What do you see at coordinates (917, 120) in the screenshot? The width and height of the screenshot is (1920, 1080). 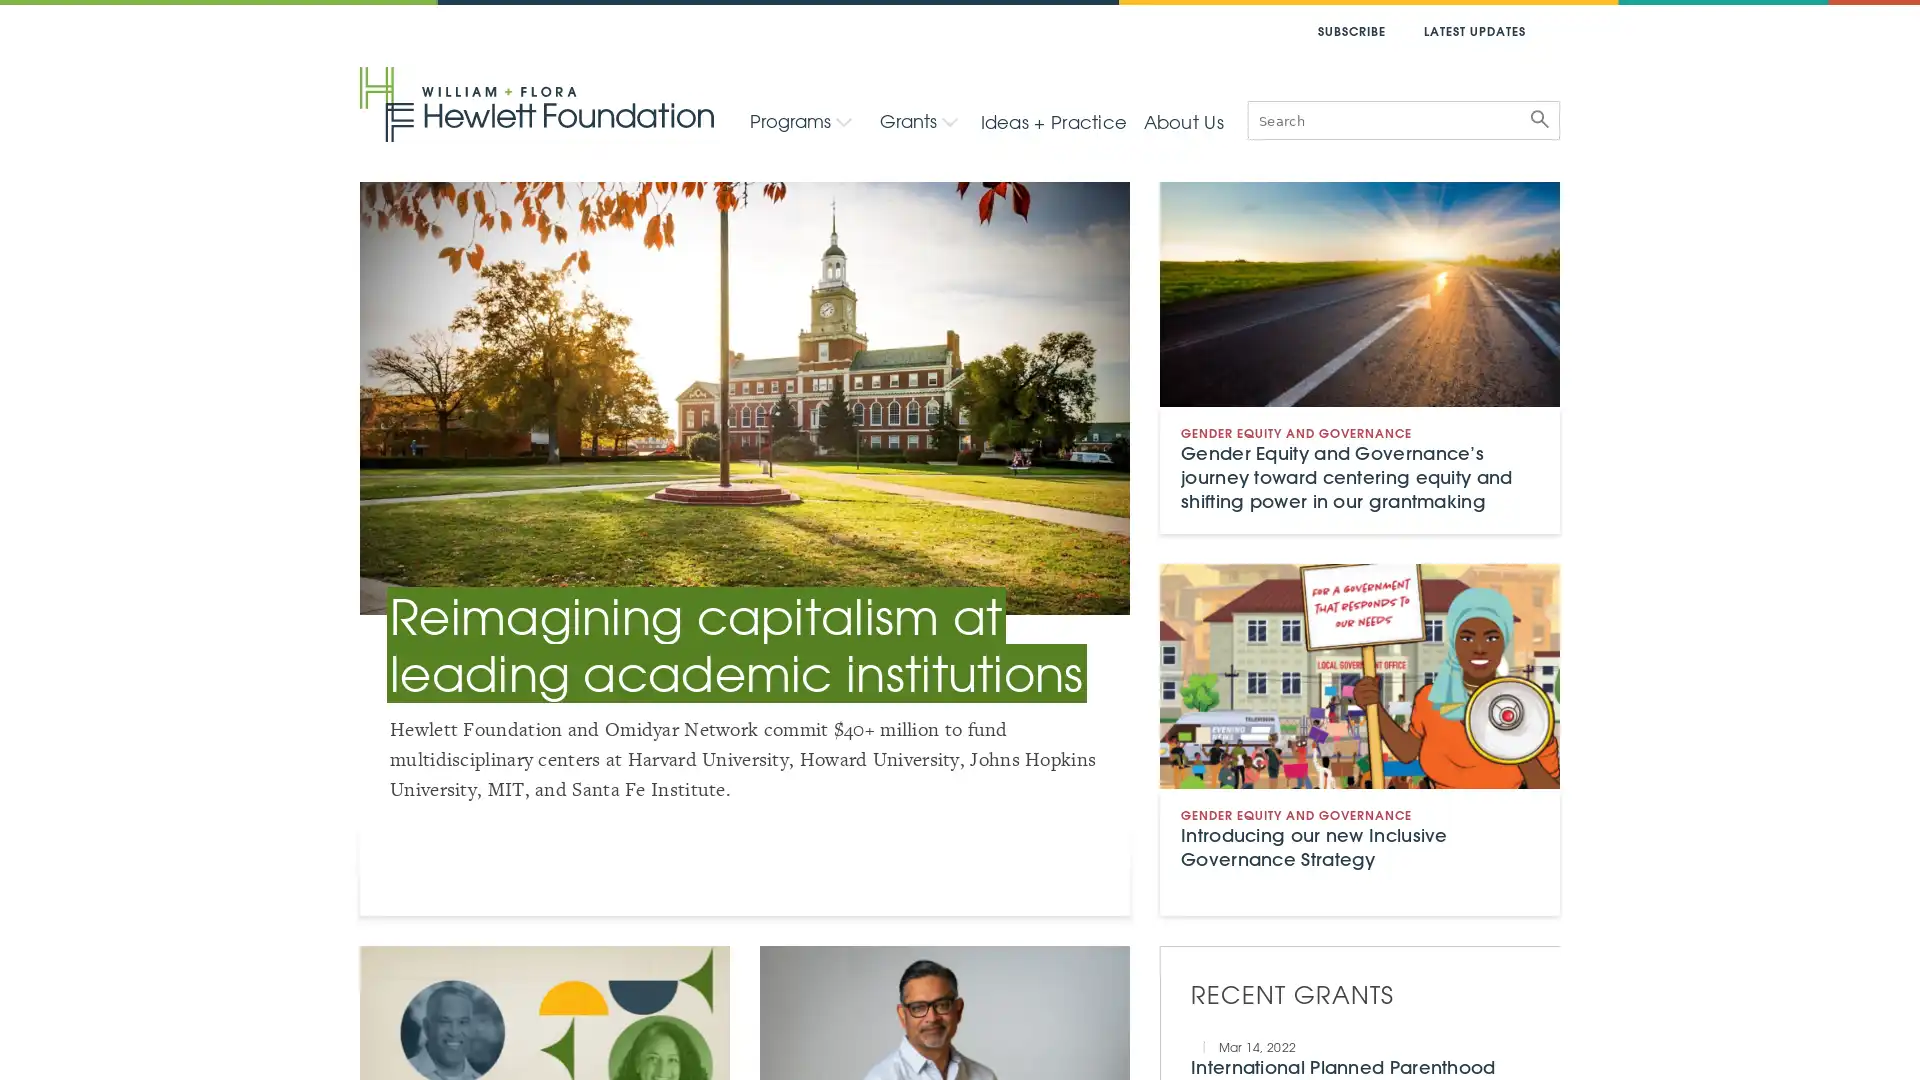 I see `Grants` at bounding box center [917, 120].